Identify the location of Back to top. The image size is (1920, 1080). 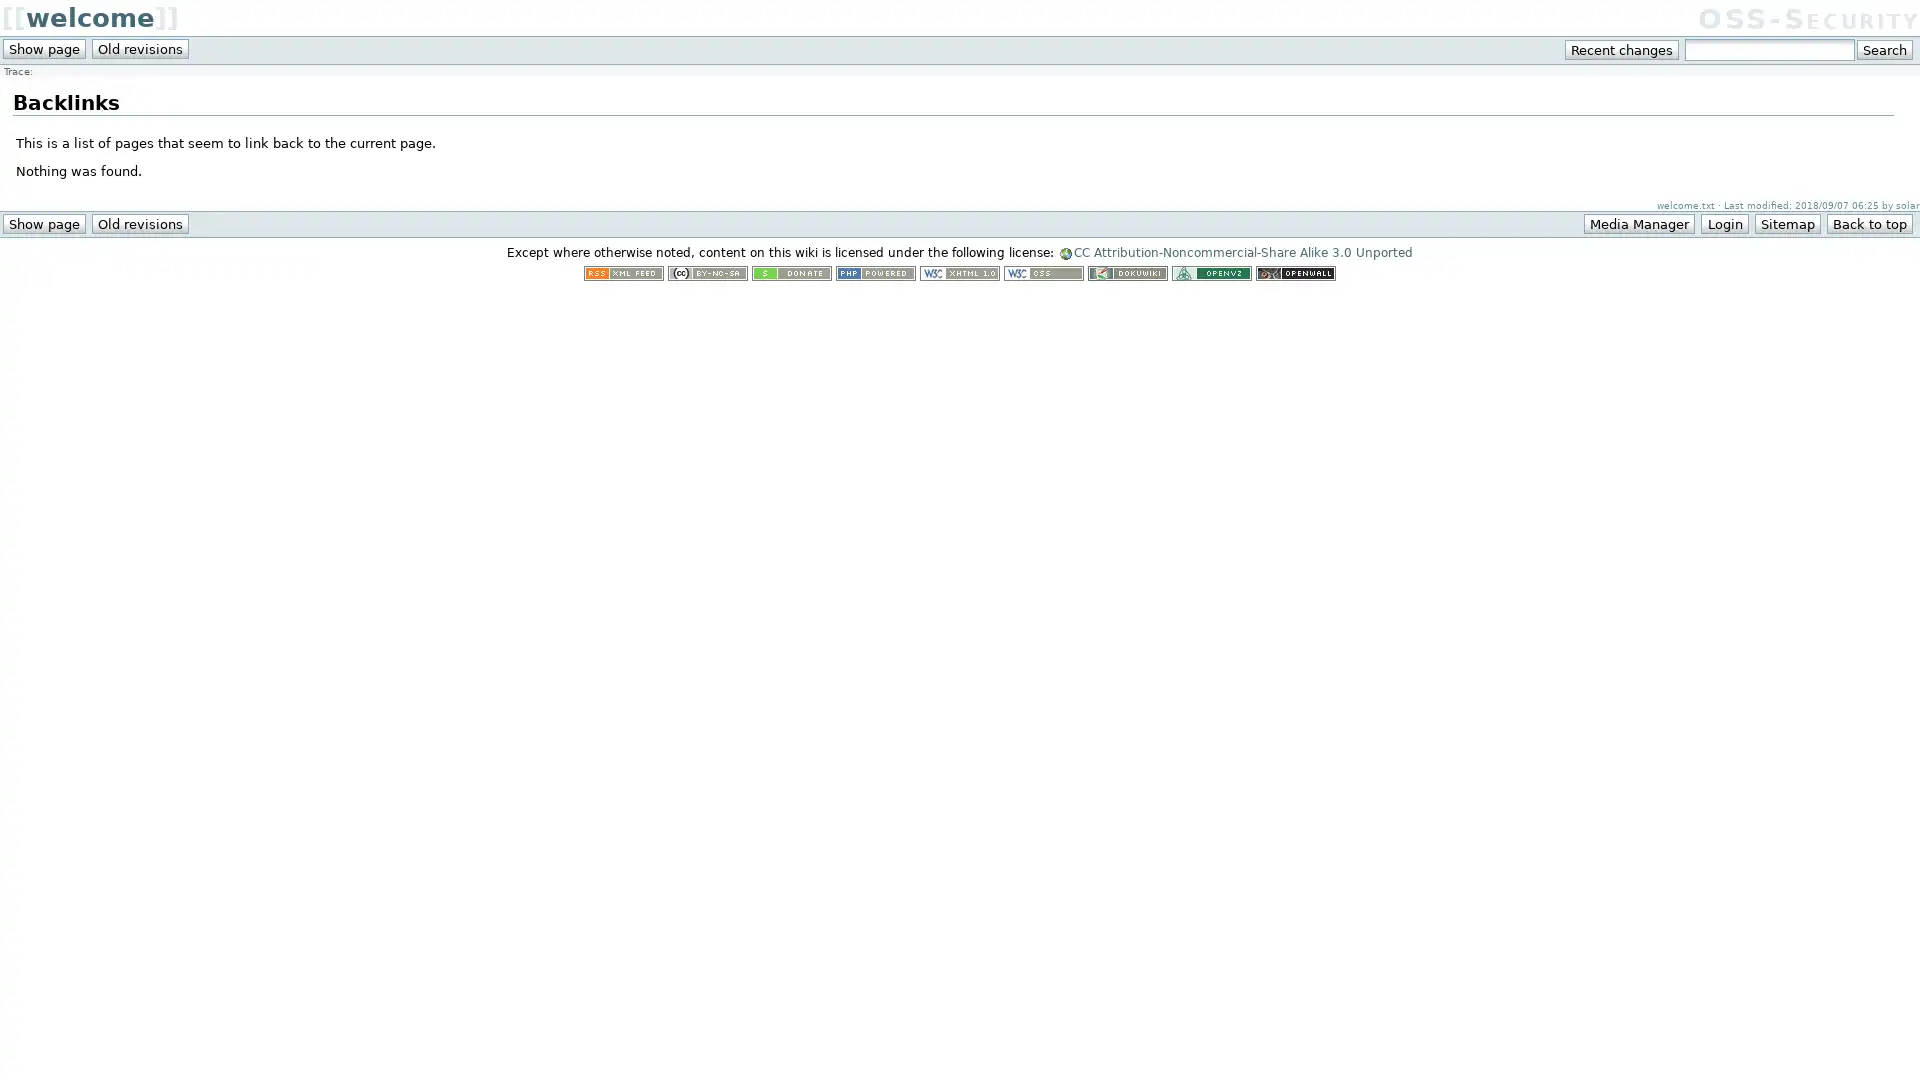
(1868, 223).